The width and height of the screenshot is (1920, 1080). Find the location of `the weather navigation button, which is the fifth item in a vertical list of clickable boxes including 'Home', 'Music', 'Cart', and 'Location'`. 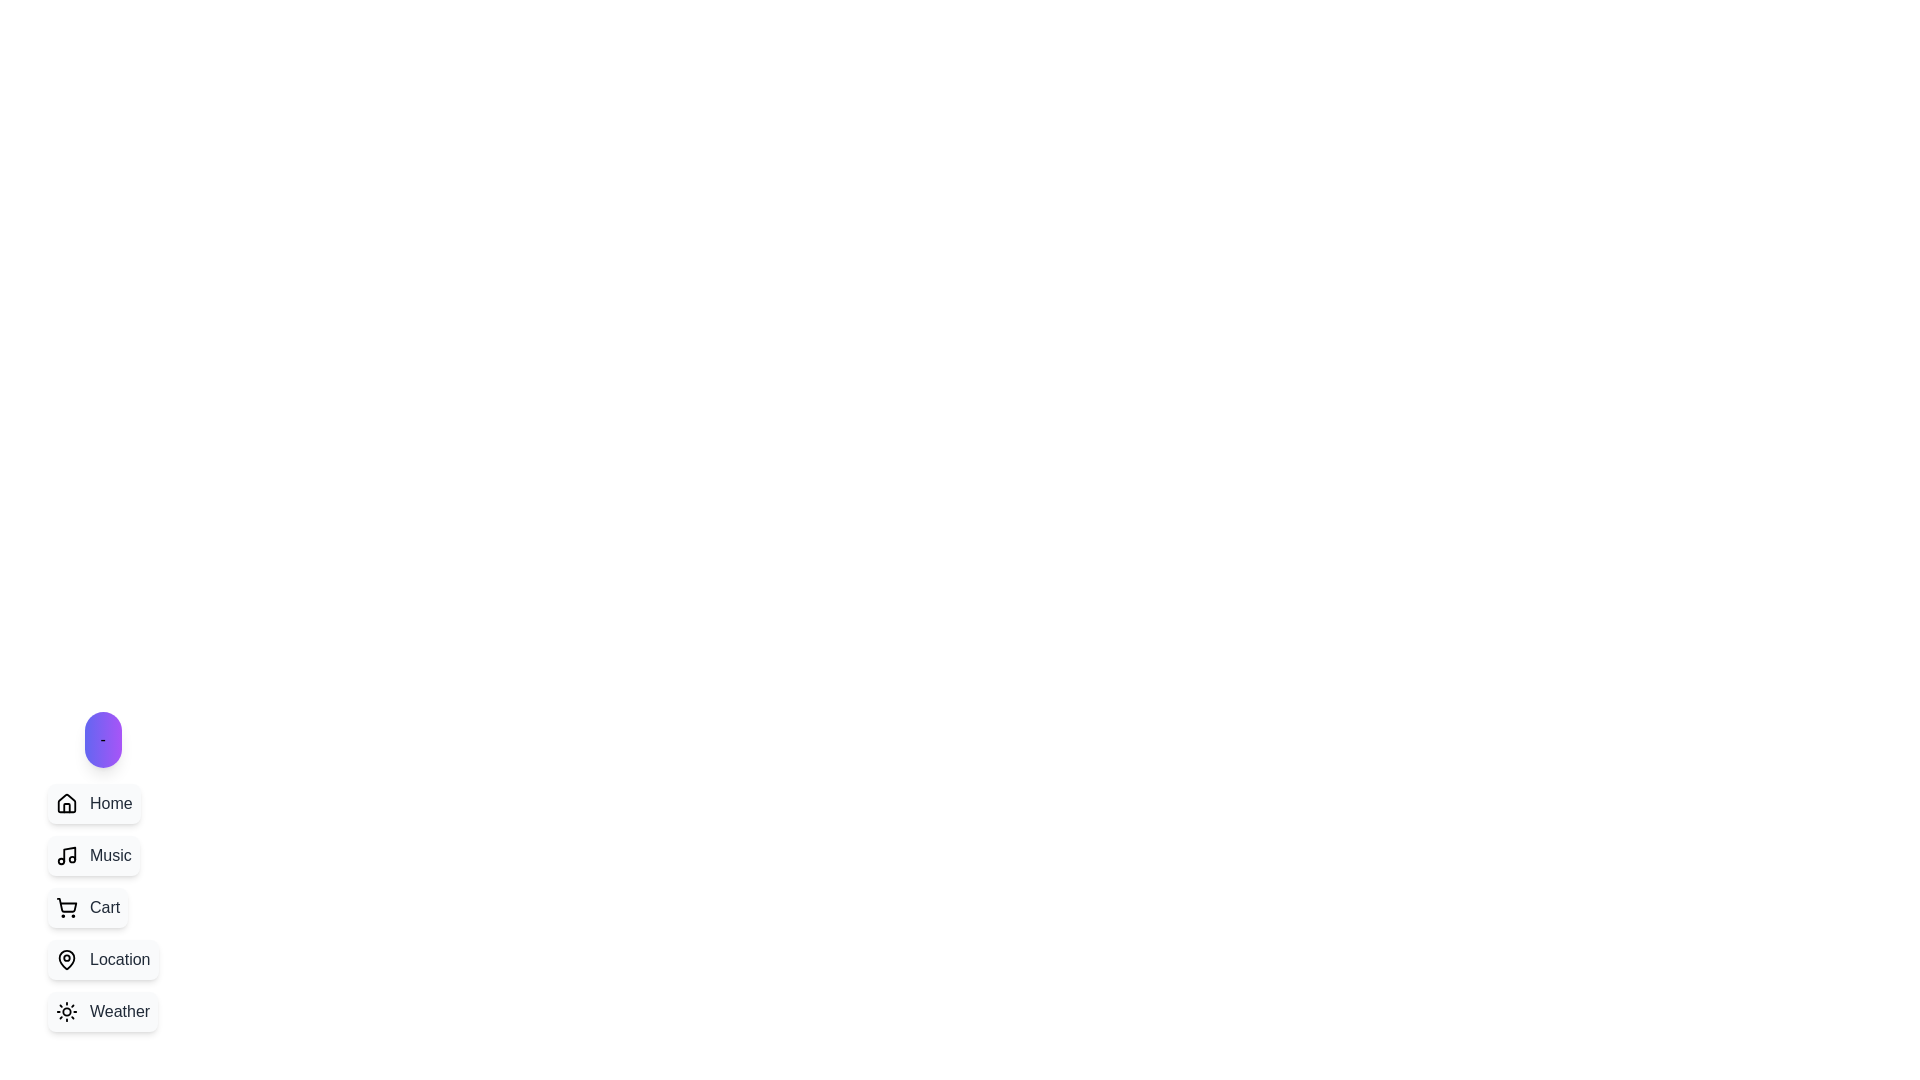

the weather navigation button, which is the fifth item in a vertical list of clickable boxes including 'Home', 'Music', 'Cart', and 'Location' is located at coordinates (102, 1011).